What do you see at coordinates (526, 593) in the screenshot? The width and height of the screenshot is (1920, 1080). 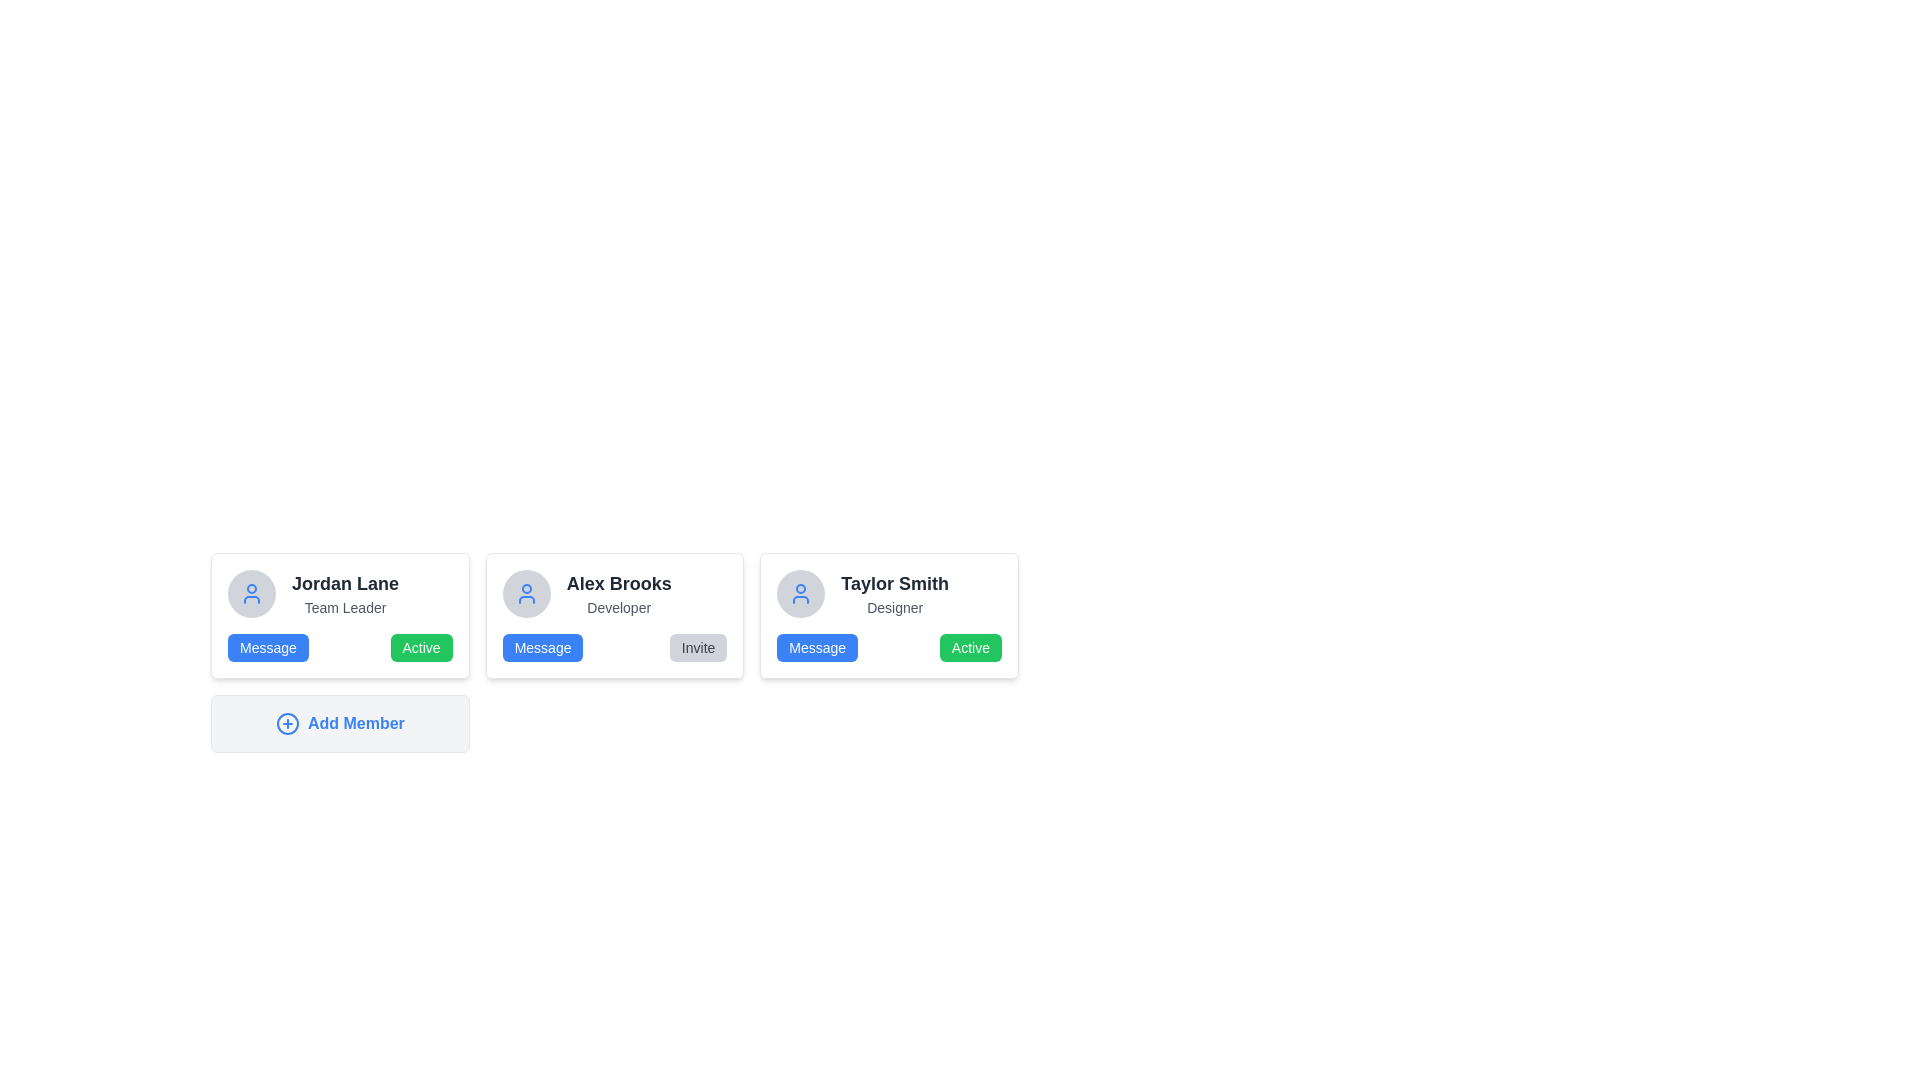 I see `the image placeholder representing the user's profile picture located to the left of the text 'Alex Brooks Developer' in the card layout` at bounding box center [526, 593].